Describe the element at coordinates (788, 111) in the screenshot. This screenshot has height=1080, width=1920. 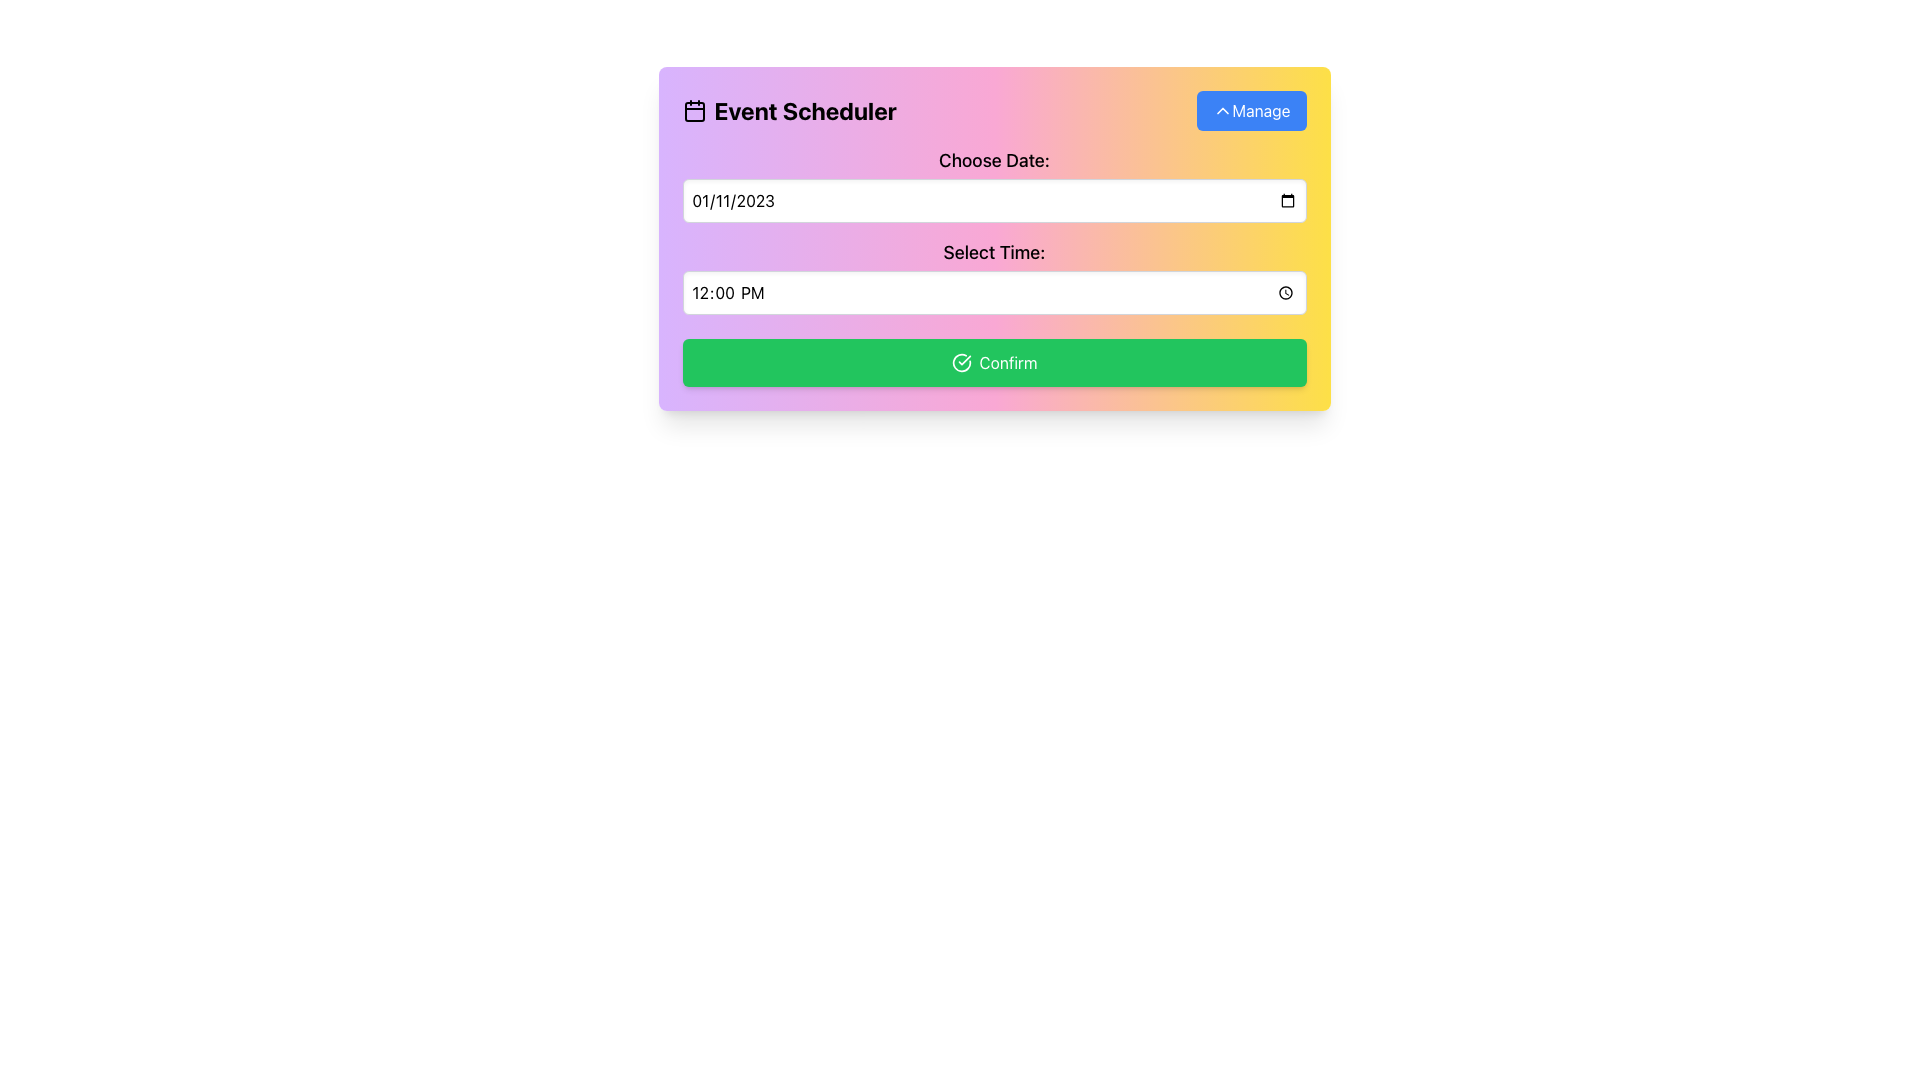
I see `the 'Event Scheduler' text which is styled in bold, large font and located in the header section of the card layout` at that location.